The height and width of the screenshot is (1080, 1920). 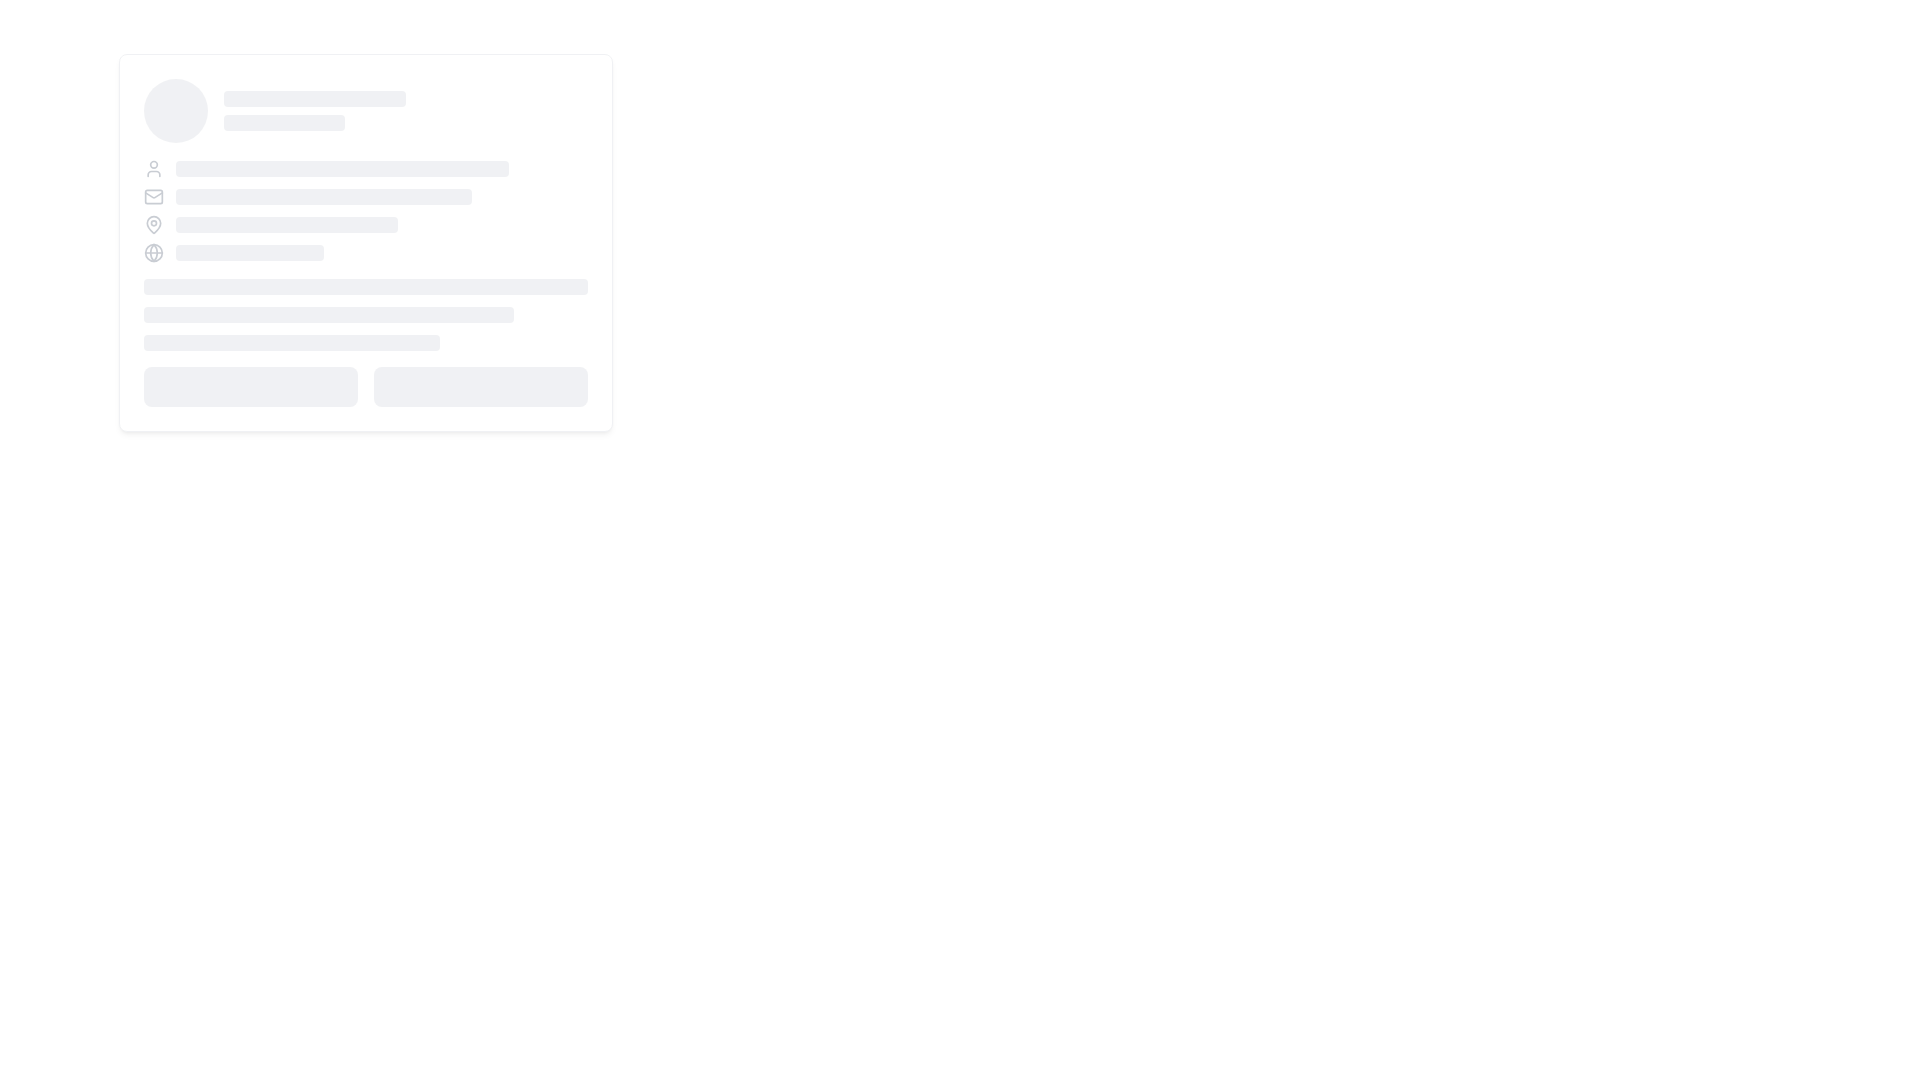 What do you see at coordinates (152, 196) in the screenshot?
I see `the envelope icon, which signifies mail or messaging functions, from its current position` at bounding box center [152, 196].